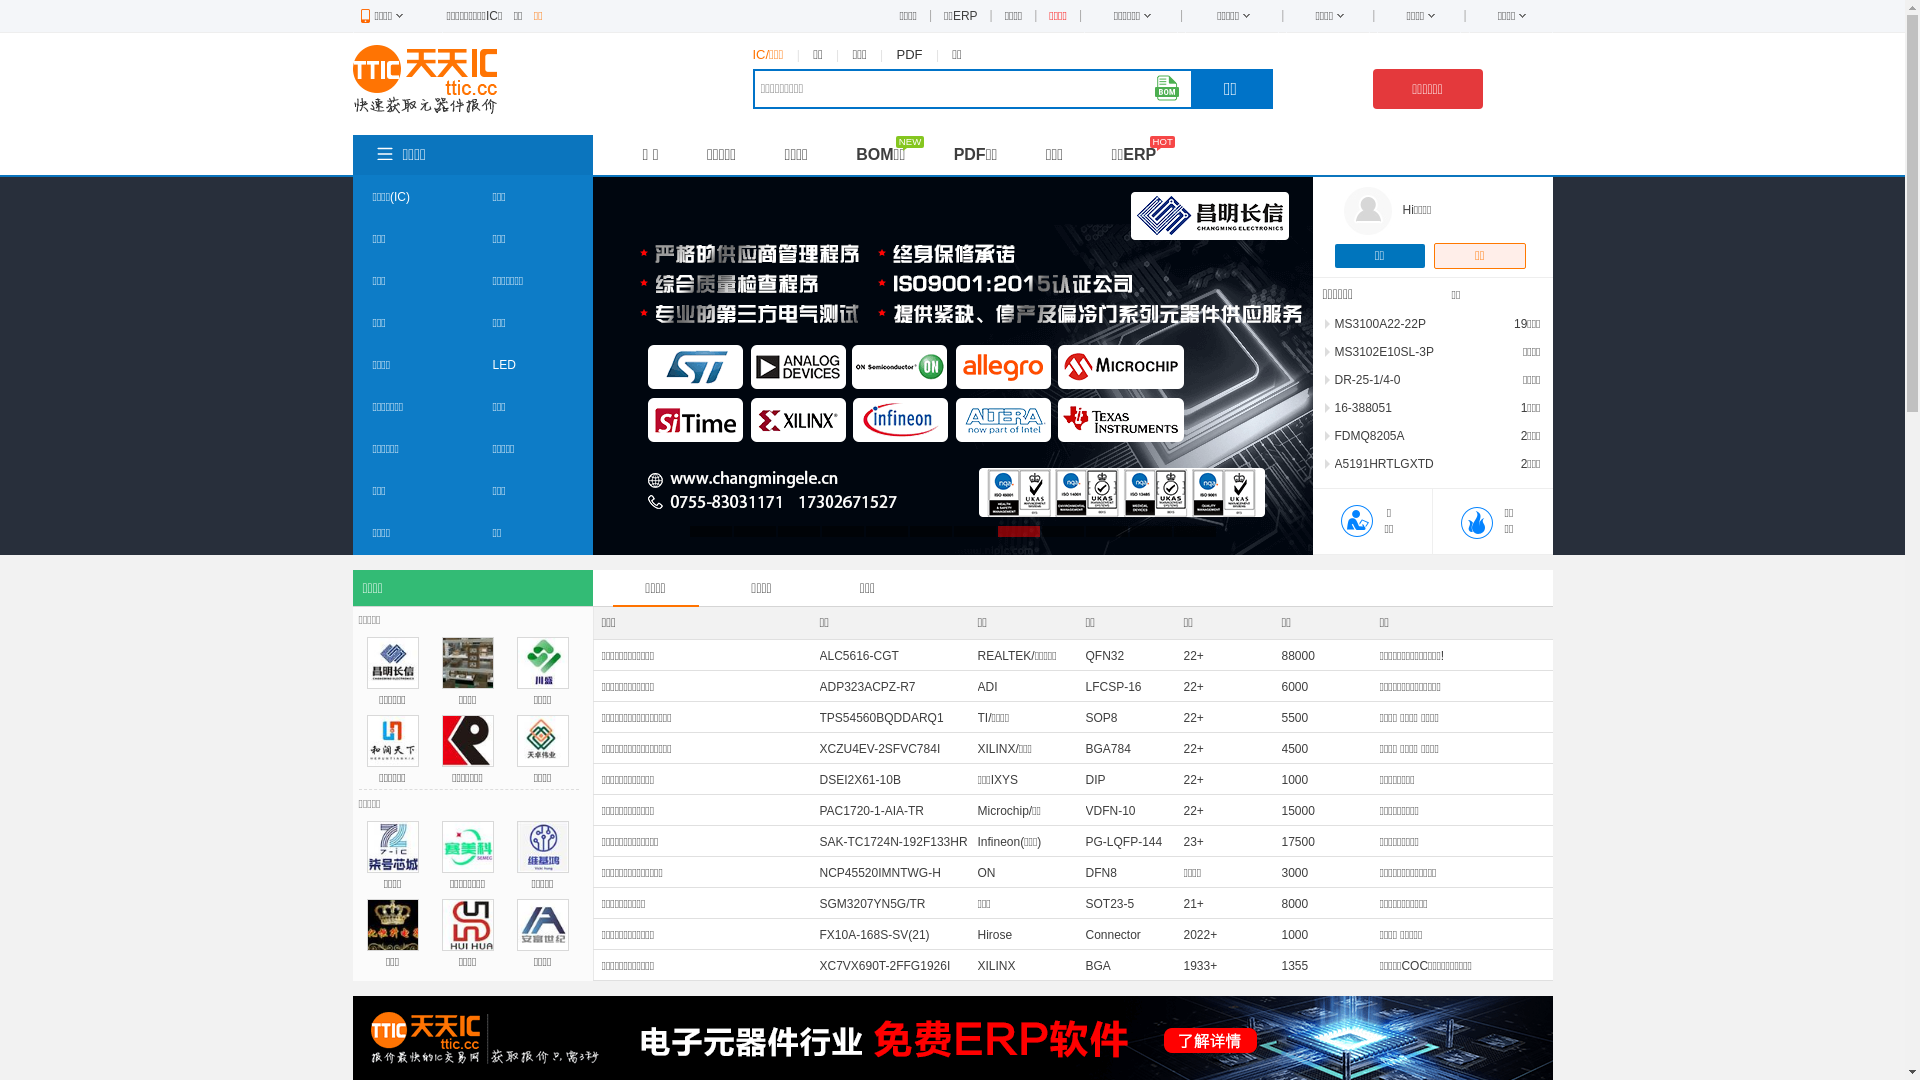 The image size is (1920, 1080). Describe the element at coordinates (820, 810) in the screenshot. I see `'PAC1720-1-AIA-TR'` at that location.